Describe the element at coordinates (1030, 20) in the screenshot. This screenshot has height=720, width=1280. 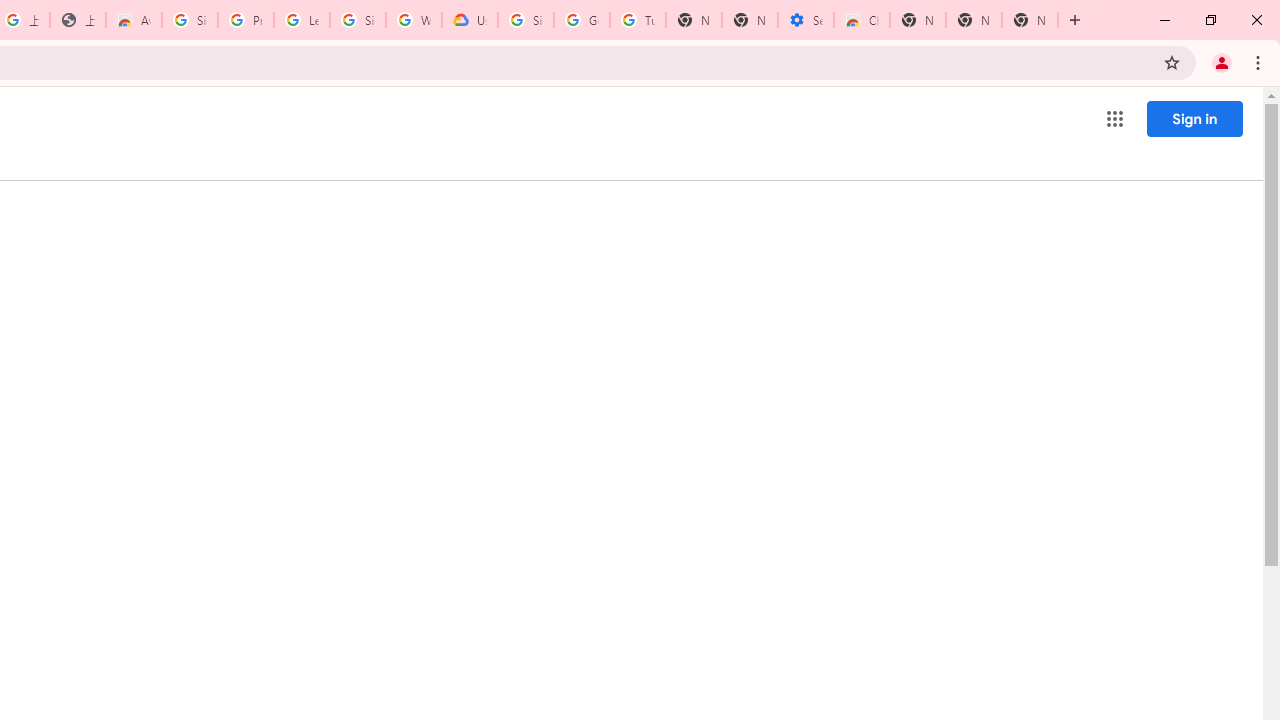
I see `'New Tab'` at that location.